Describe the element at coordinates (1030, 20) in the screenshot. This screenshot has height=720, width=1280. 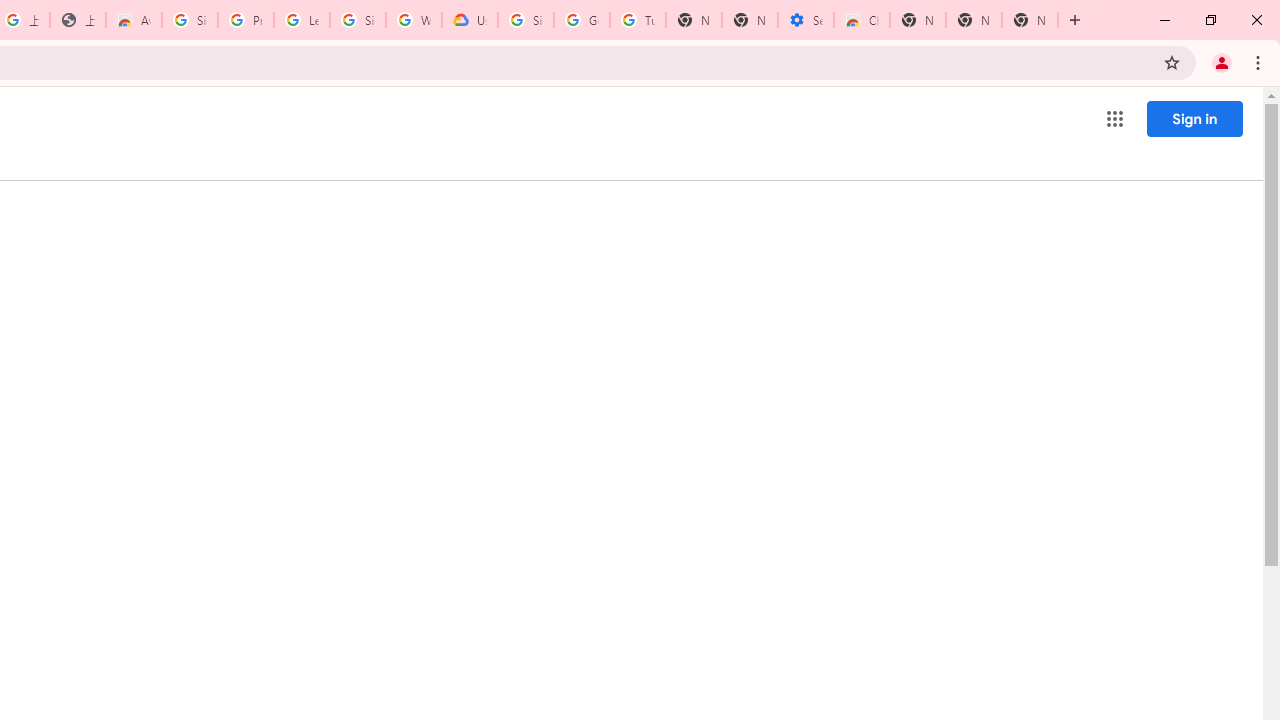
I see `'New Tab'` at that location.